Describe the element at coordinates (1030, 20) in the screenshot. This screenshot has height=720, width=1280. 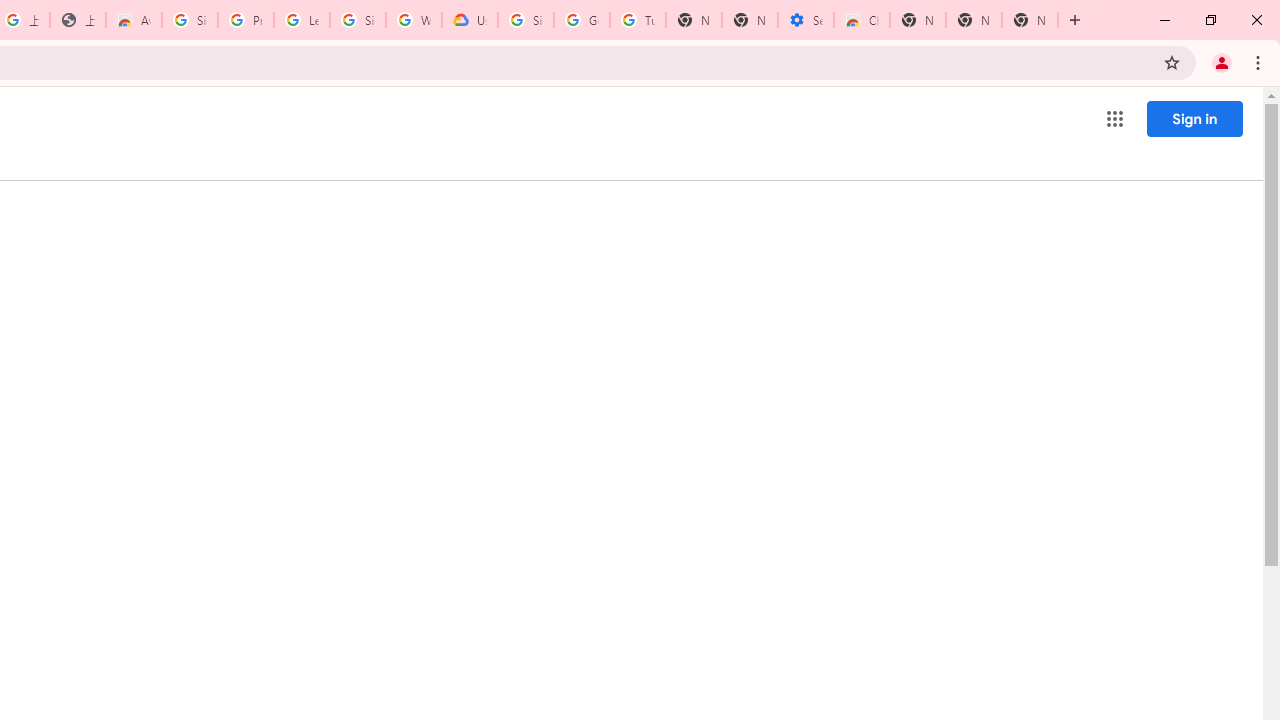
I see `'New Tab'` at that location.